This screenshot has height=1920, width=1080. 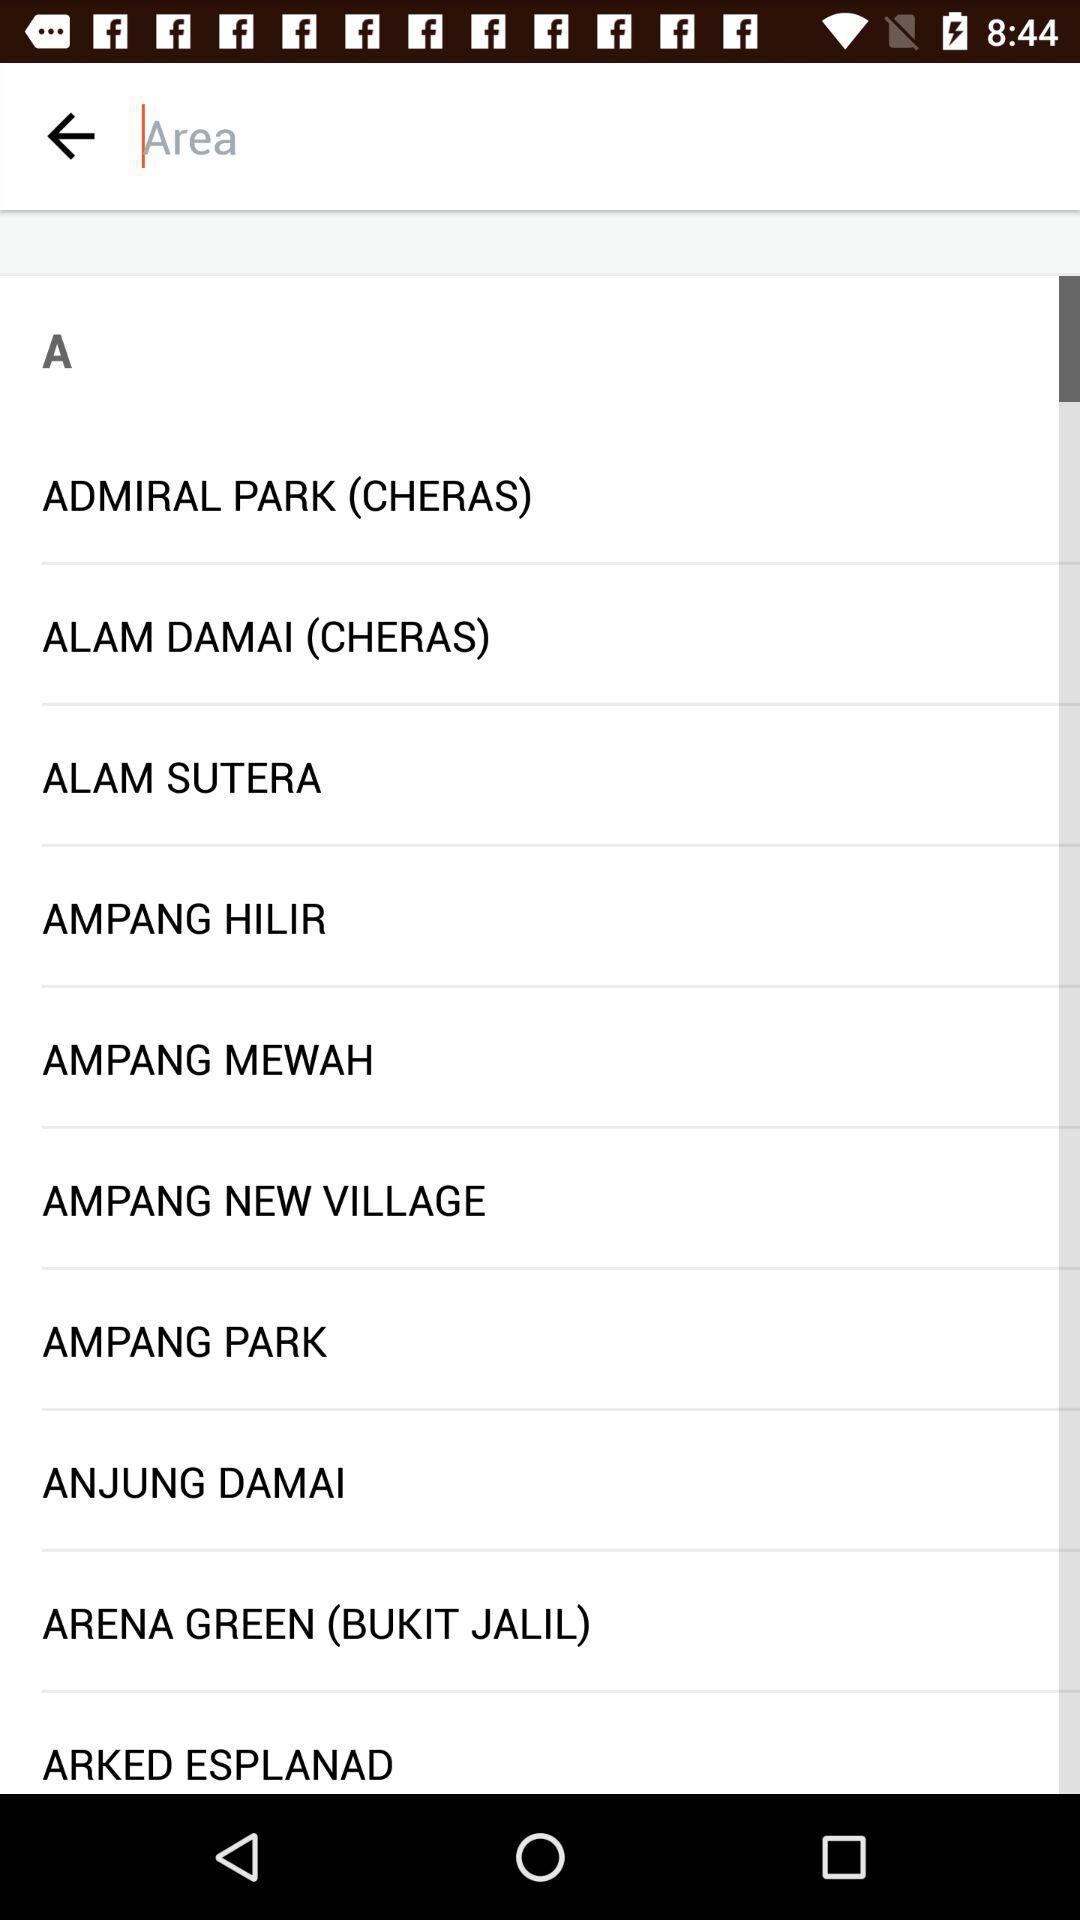 What do you see at coordinates (560, 1267) in the screenshot?
I see `the icon below ampang new village icon` at bounding box center [560, 1267].